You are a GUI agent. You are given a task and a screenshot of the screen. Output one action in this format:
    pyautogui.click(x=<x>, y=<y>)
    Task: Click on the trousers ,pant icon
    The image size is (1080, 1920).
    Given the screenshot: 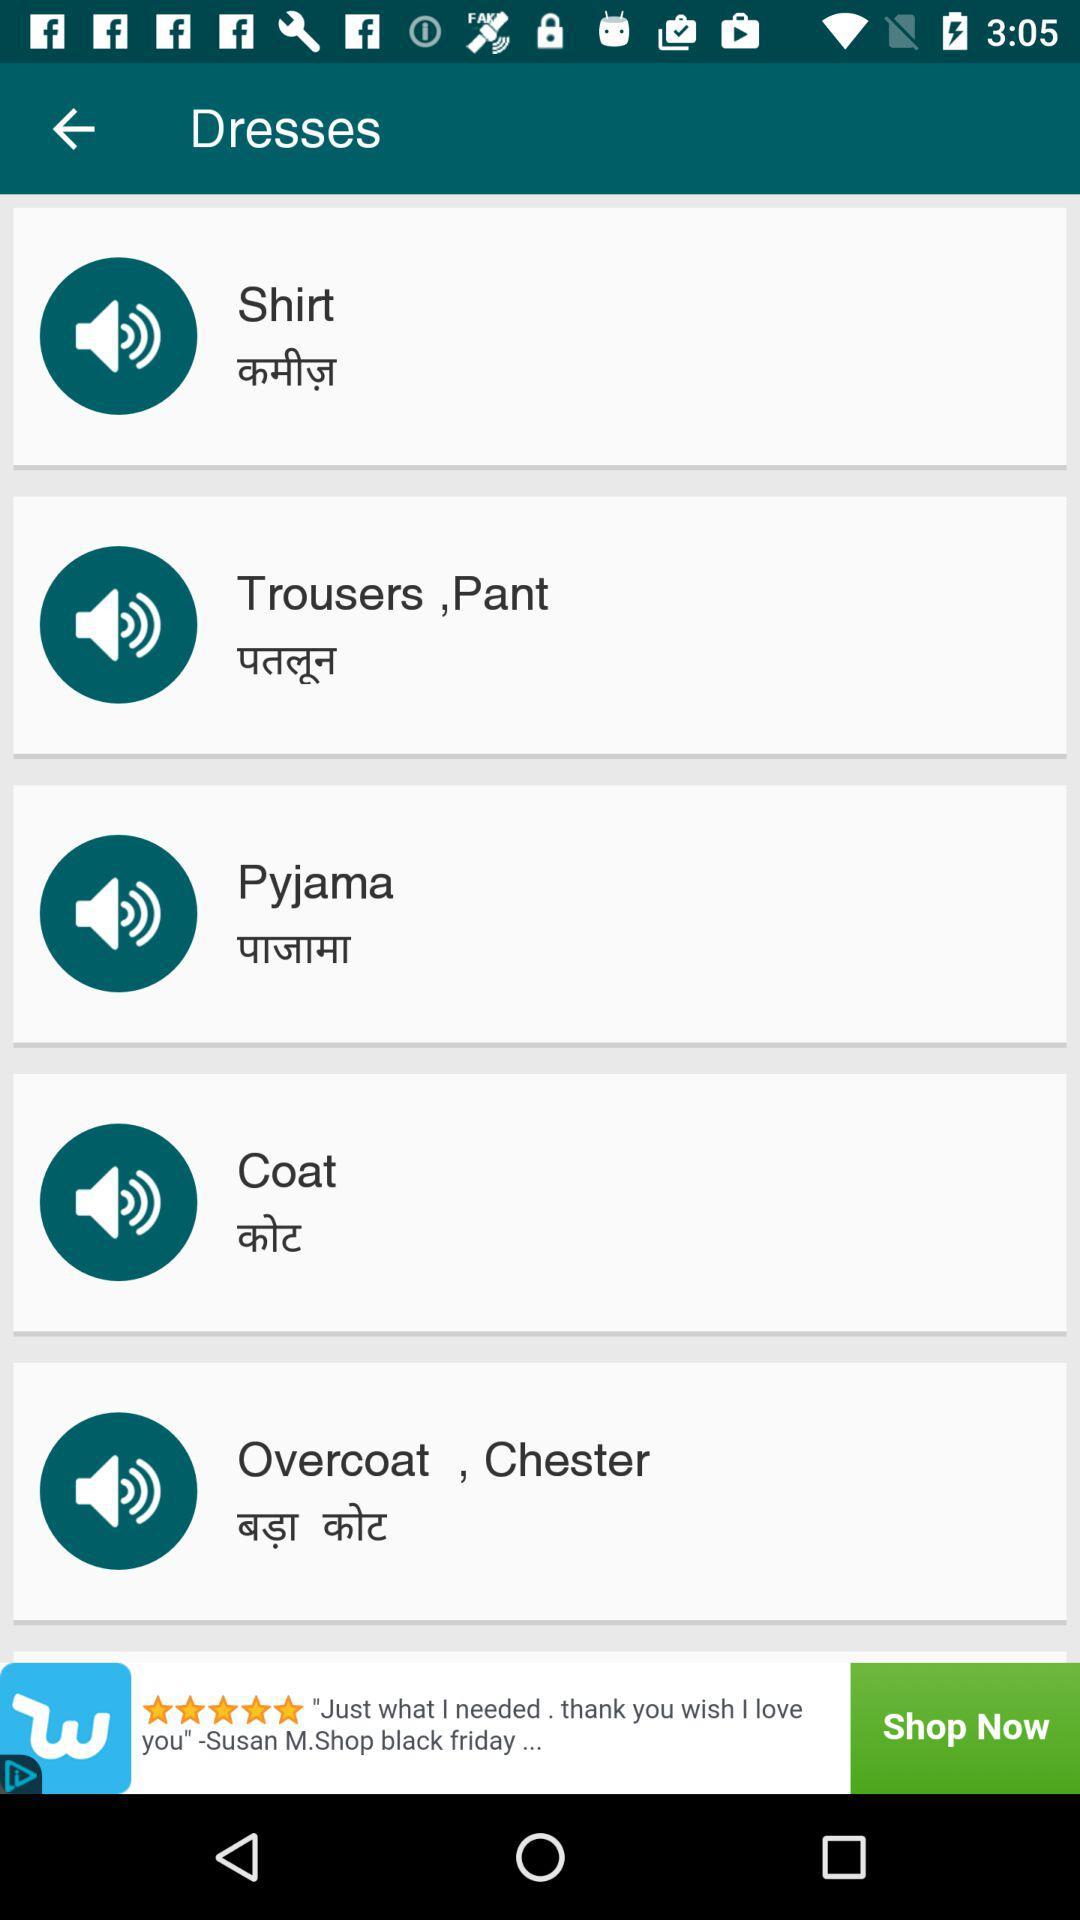 What is the action you would take?
    pyautogui.click(x=393, y=592)
    